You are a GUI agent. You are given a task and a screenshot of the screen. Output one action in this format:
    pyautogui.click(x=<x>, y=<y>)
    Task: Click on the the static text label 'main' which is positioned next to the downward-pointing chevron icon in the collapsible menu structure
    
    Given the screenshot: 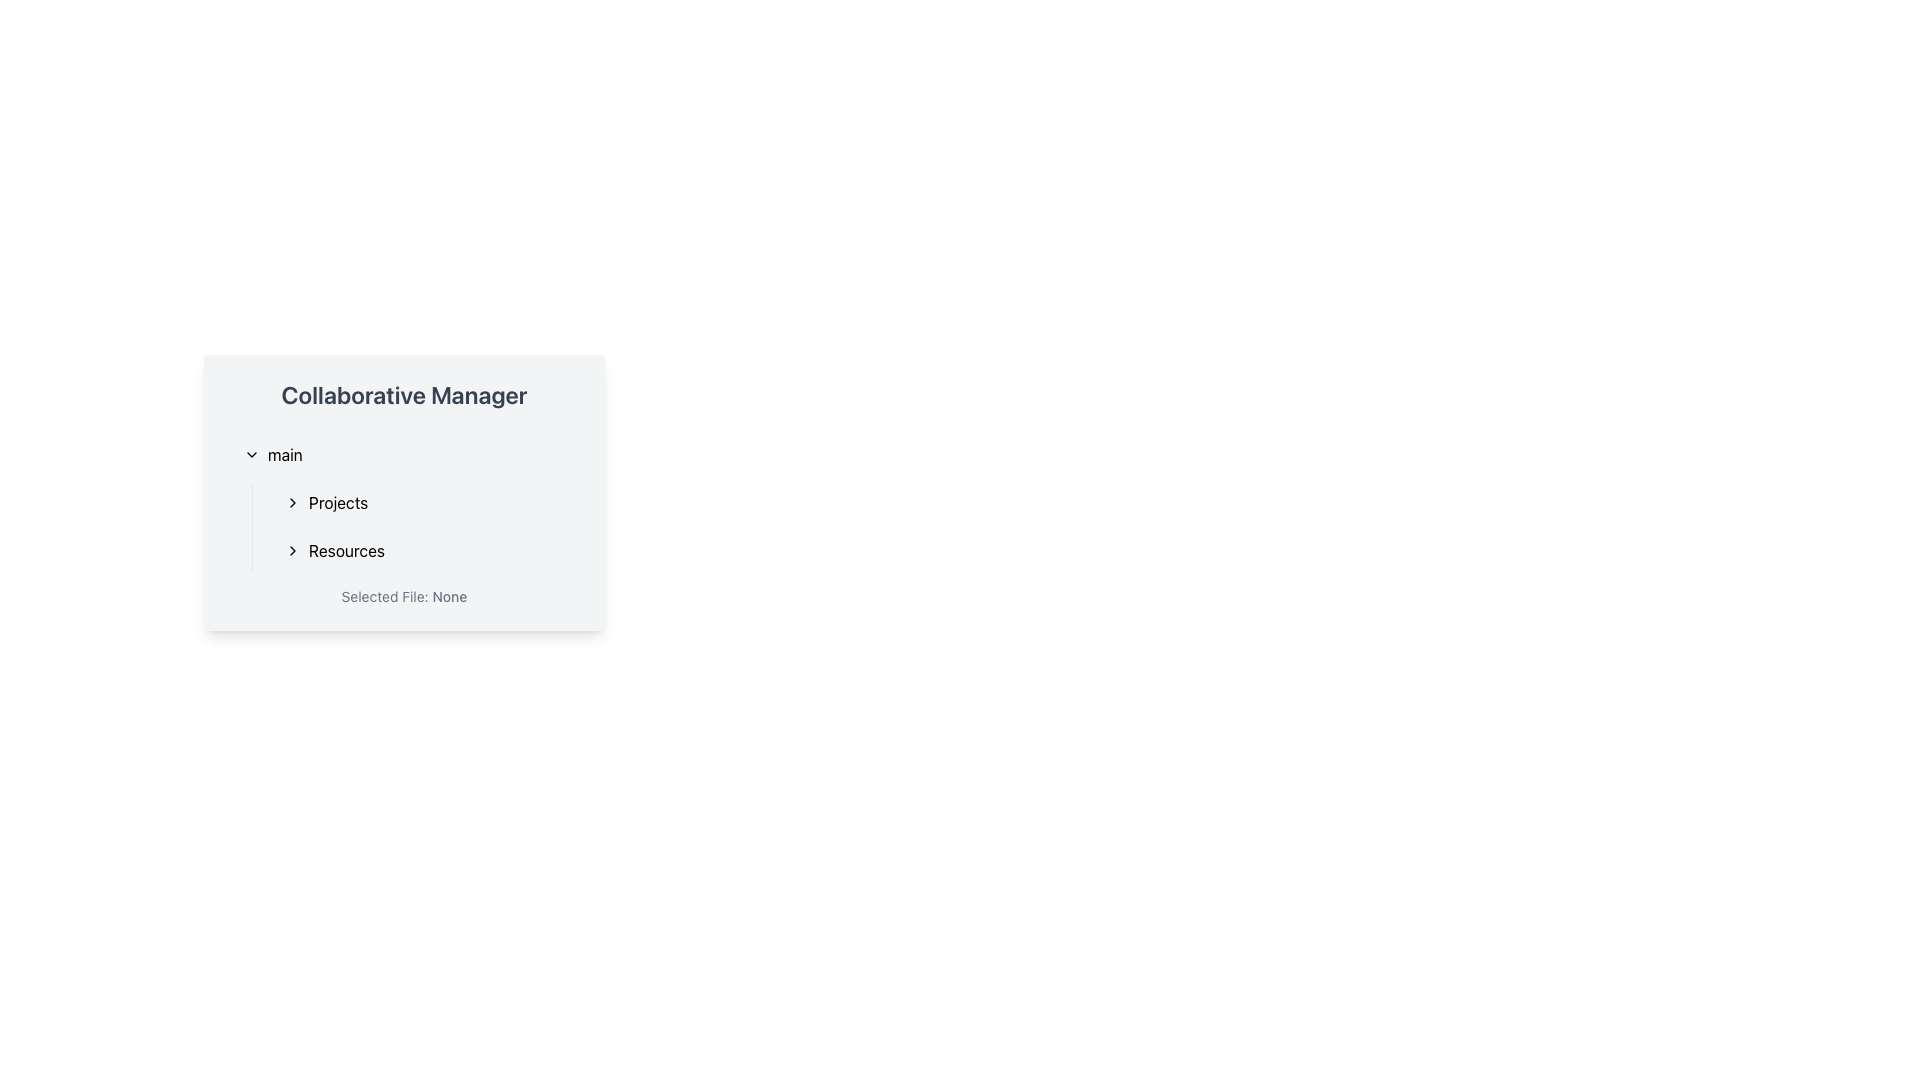 What is the action you would take?
    pyautogui.click(x=284, y=455)
    